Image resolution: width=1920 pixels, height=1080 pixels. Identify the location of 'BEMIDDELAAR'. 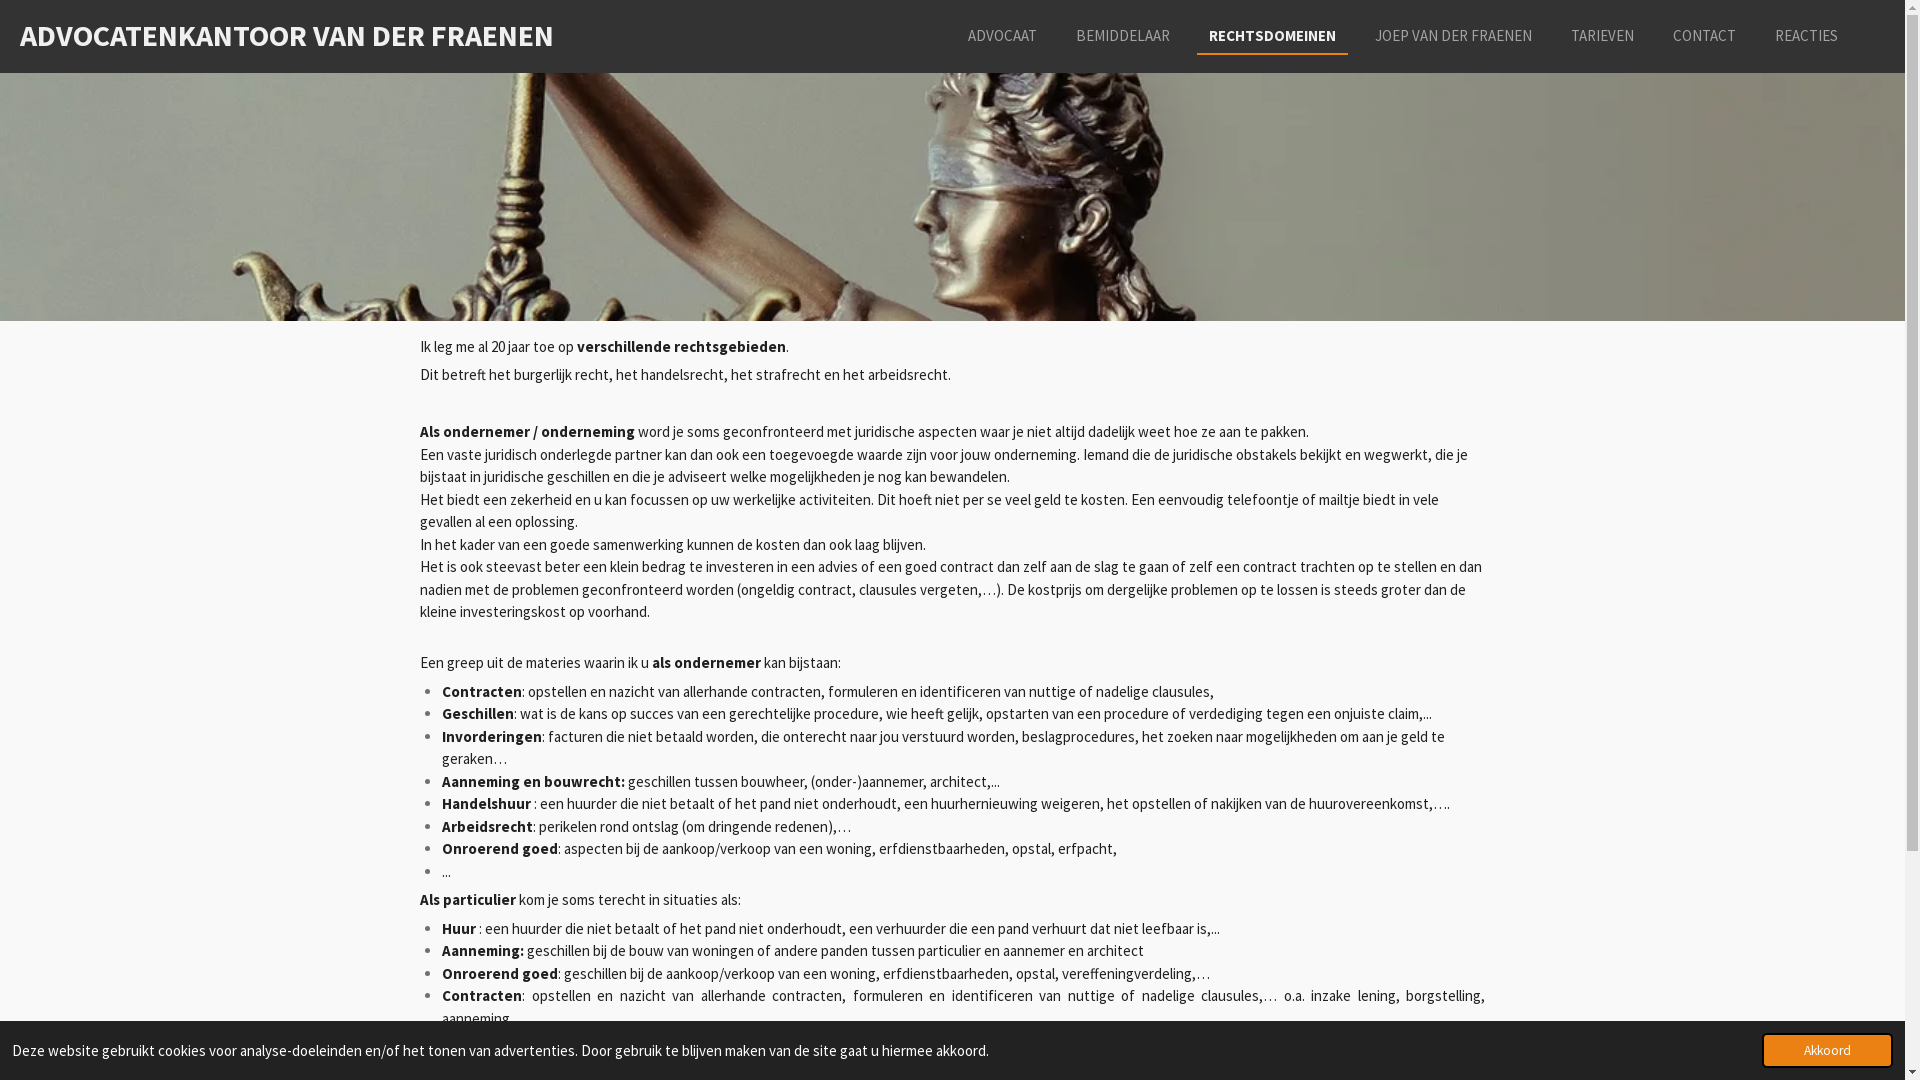
(1063, 36).